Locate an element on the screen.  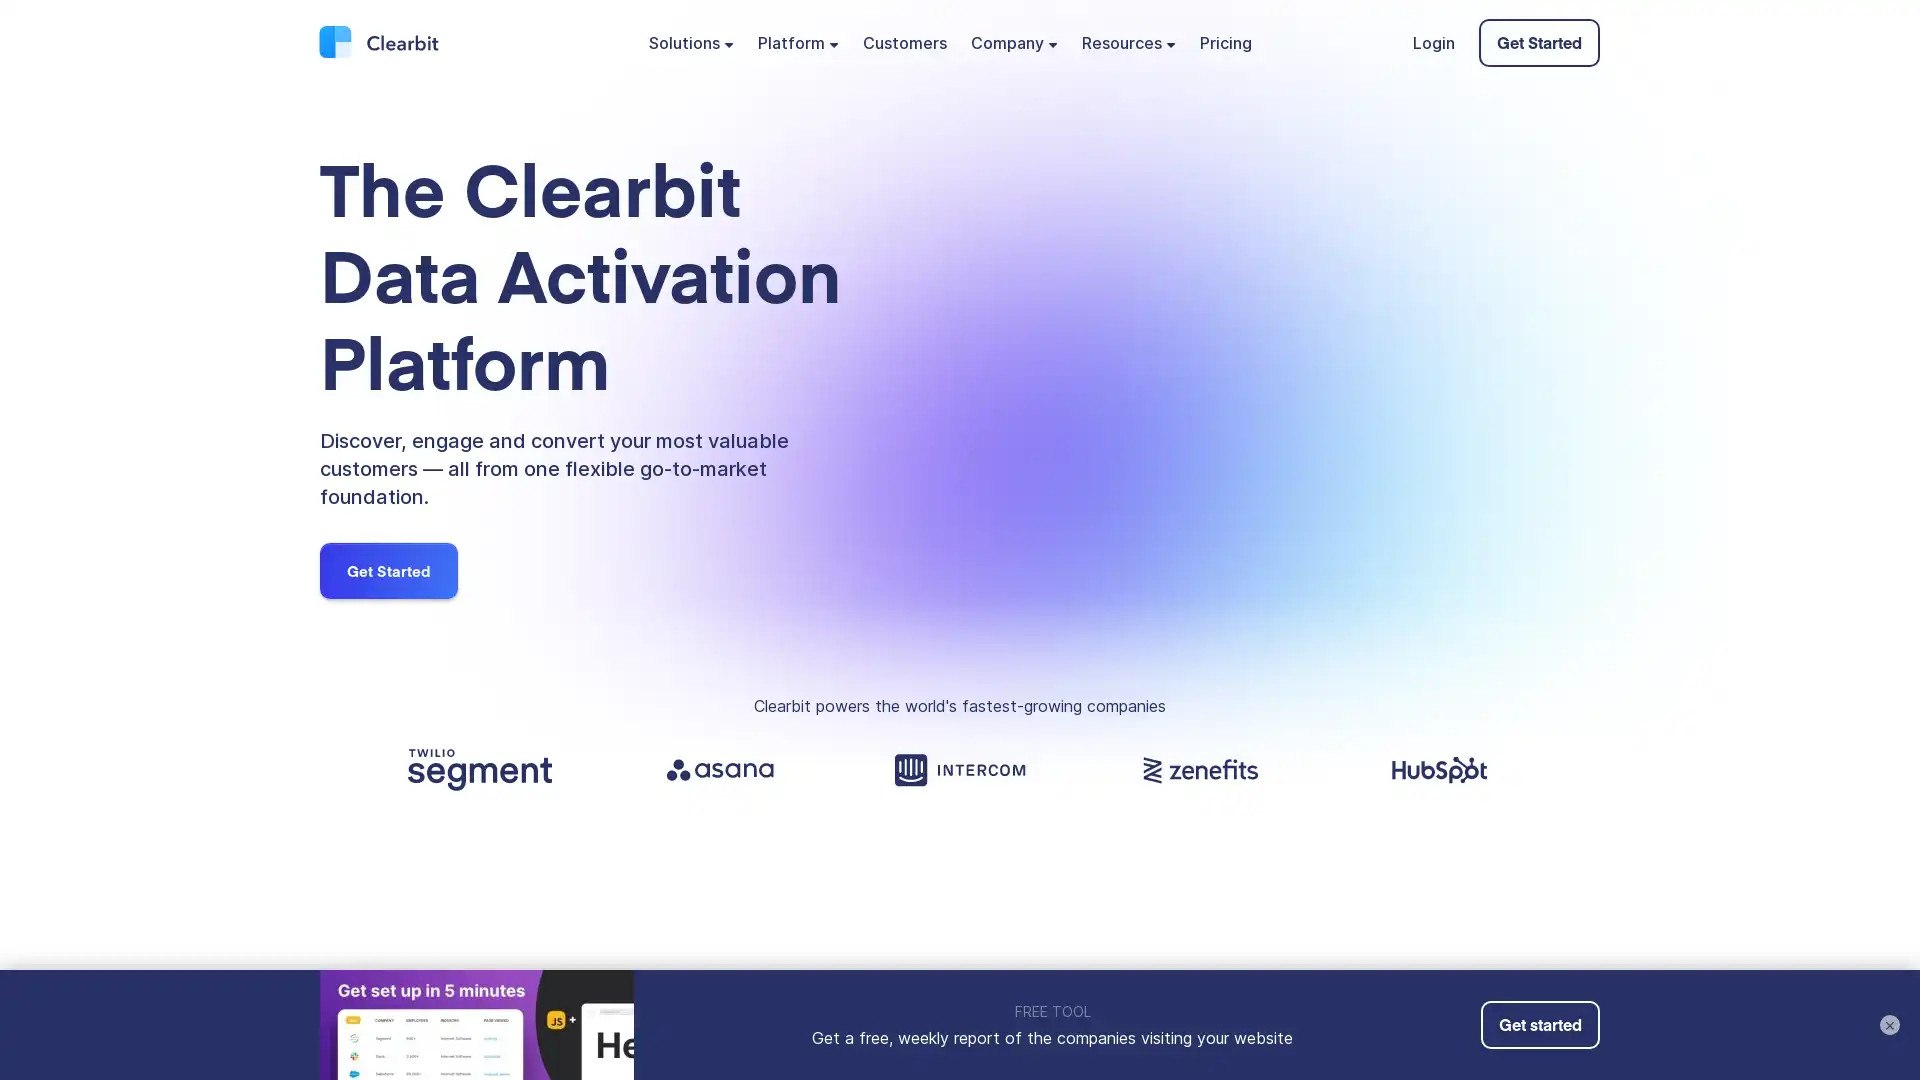
Get Started is located at coordinates (1538, 42).